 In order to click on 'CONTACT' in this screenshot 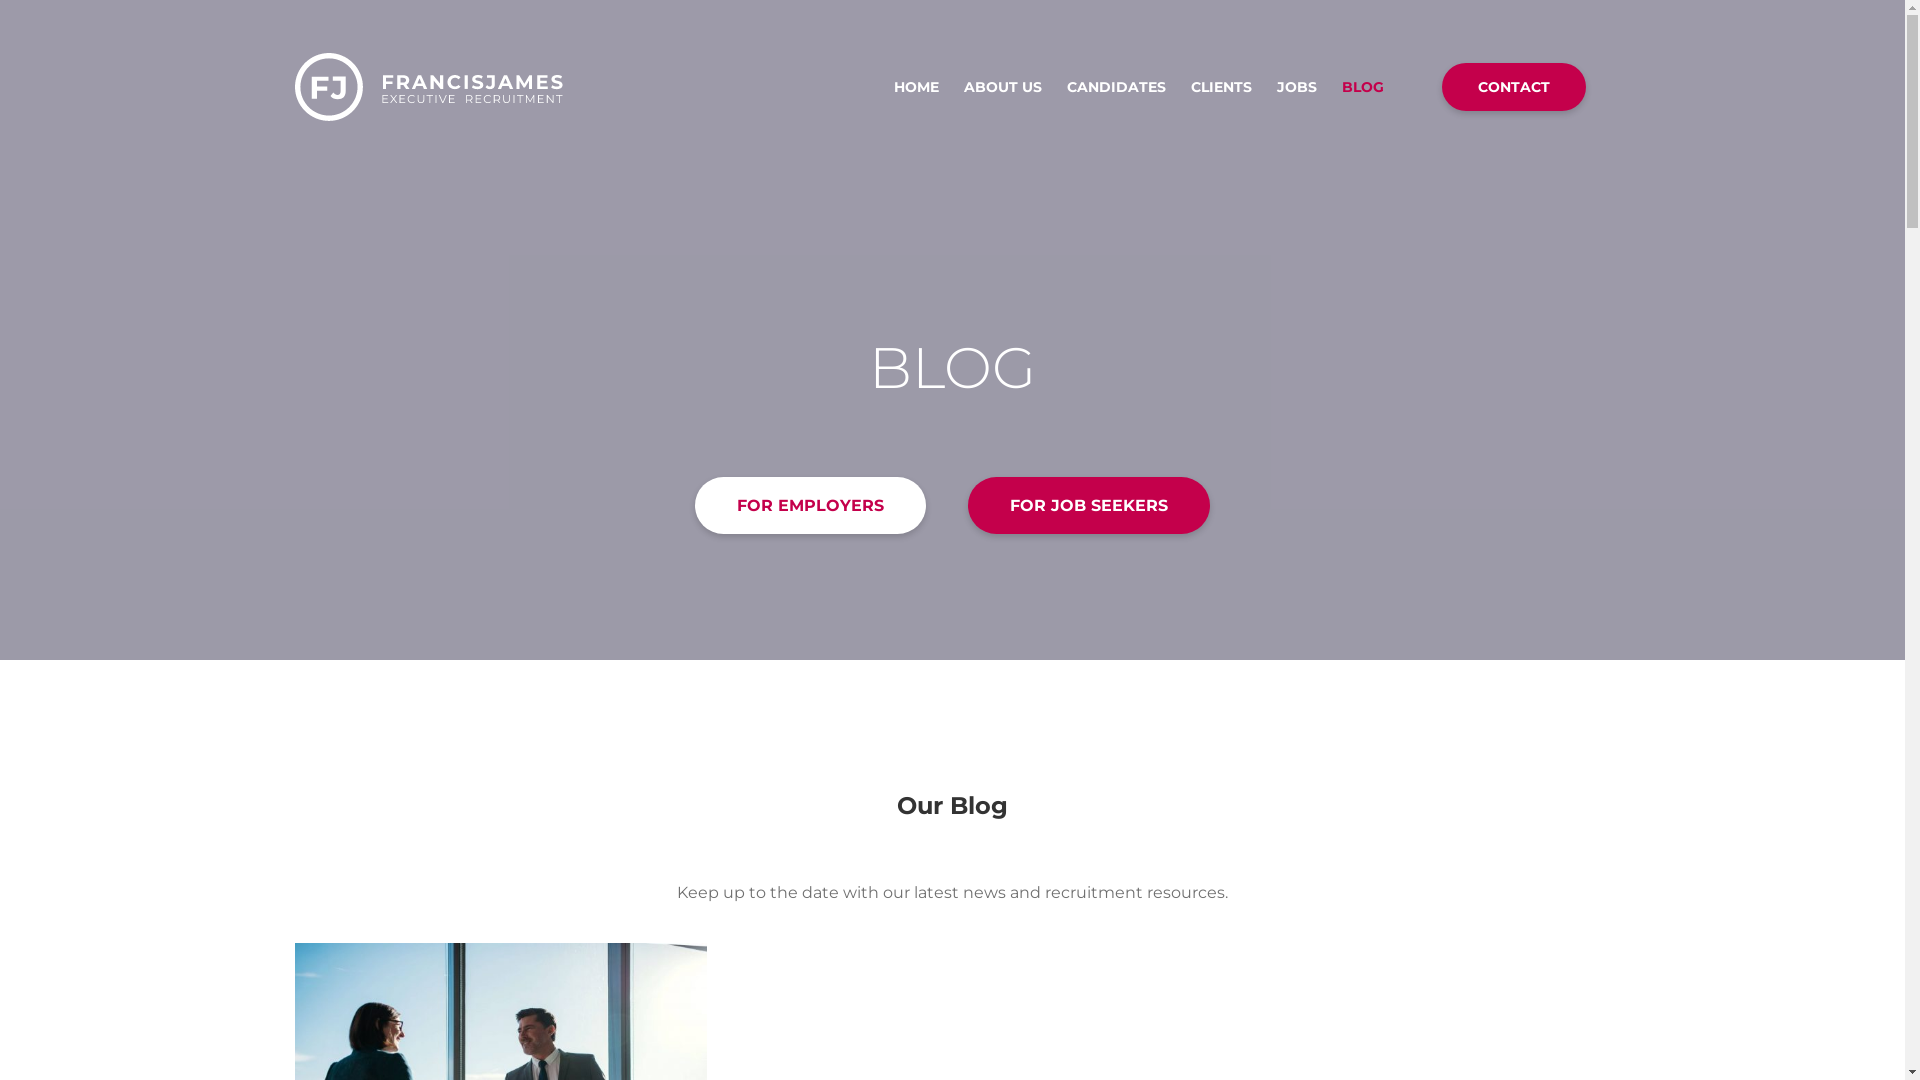, I will do `click(1513, 86)`.